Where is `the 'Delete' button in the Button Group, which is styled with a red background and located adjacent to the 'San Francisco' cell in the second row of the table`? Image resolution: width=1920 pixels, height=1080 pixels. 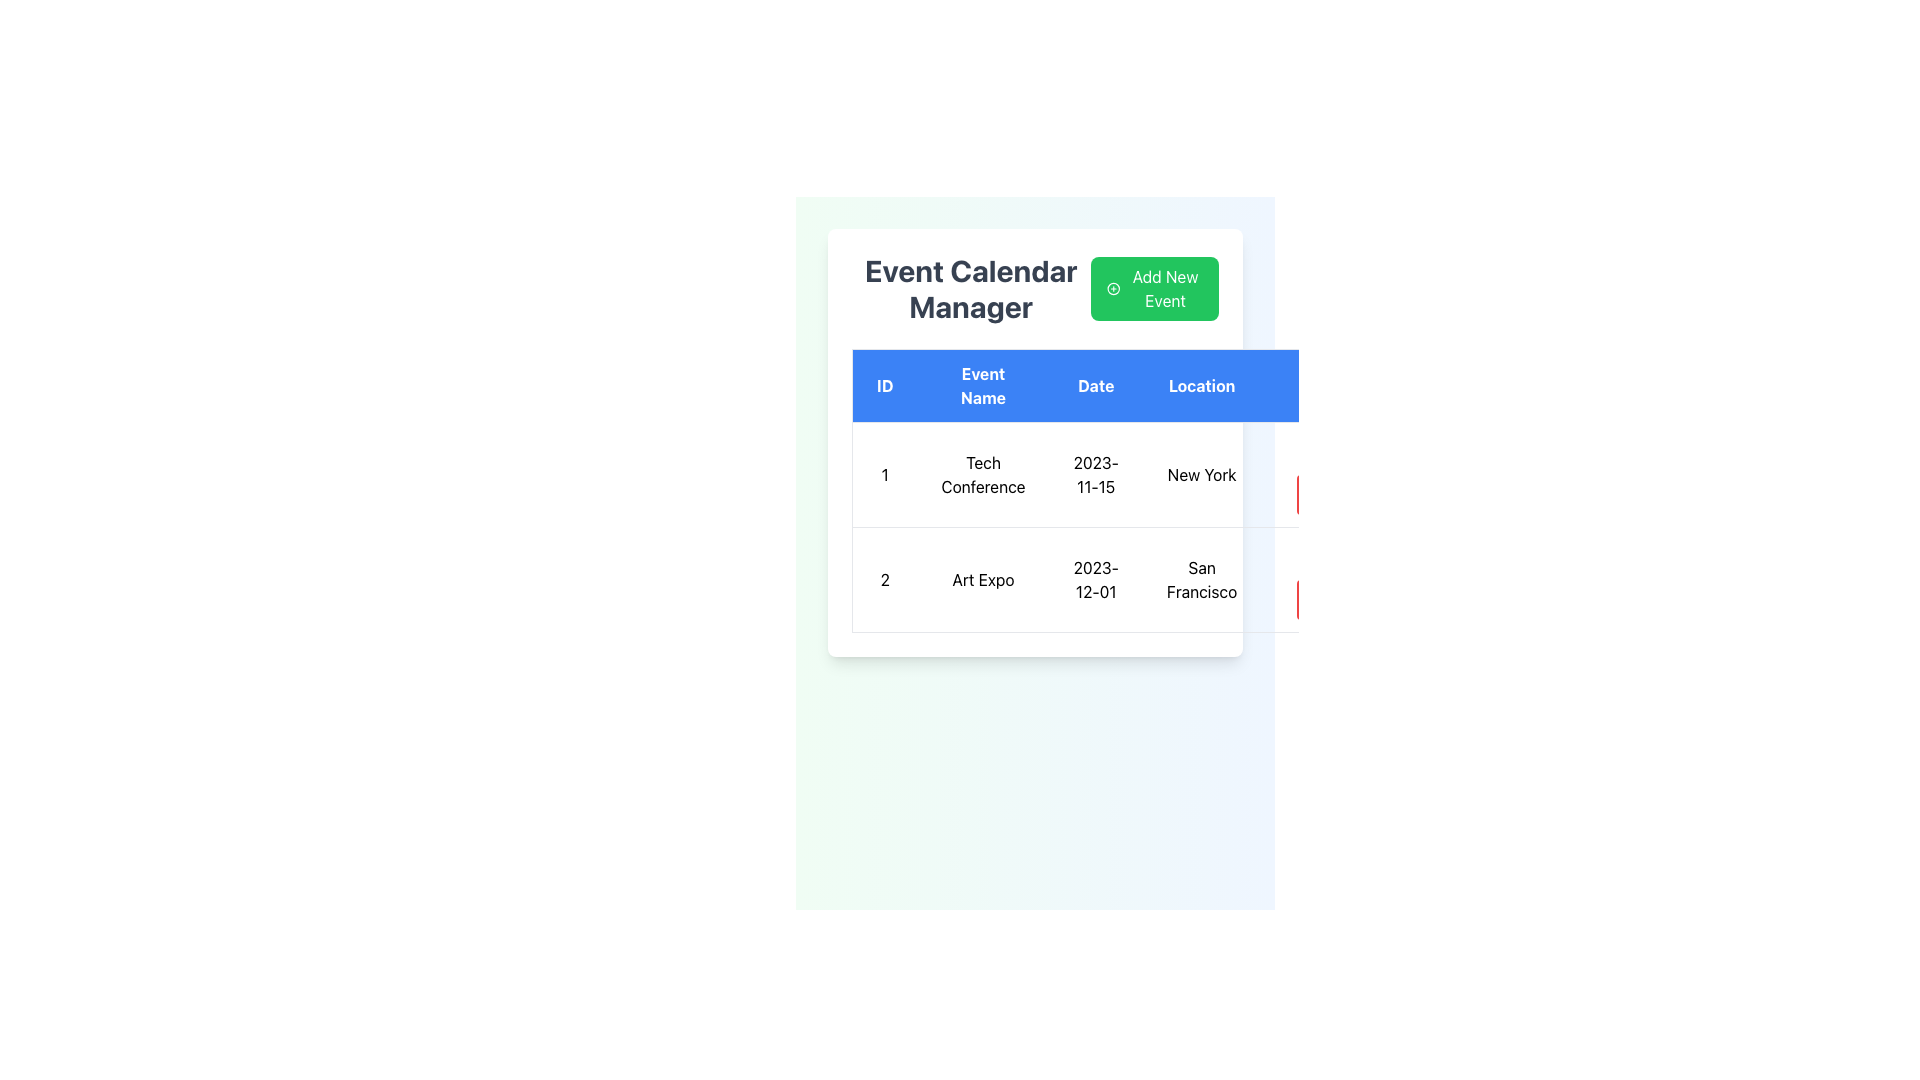
the 'Delete' button in the Button Group, which is styled with a red background and located adjacent to the 'San Francisco' cell in the second row of the table is located at coordinates (1330, 579).